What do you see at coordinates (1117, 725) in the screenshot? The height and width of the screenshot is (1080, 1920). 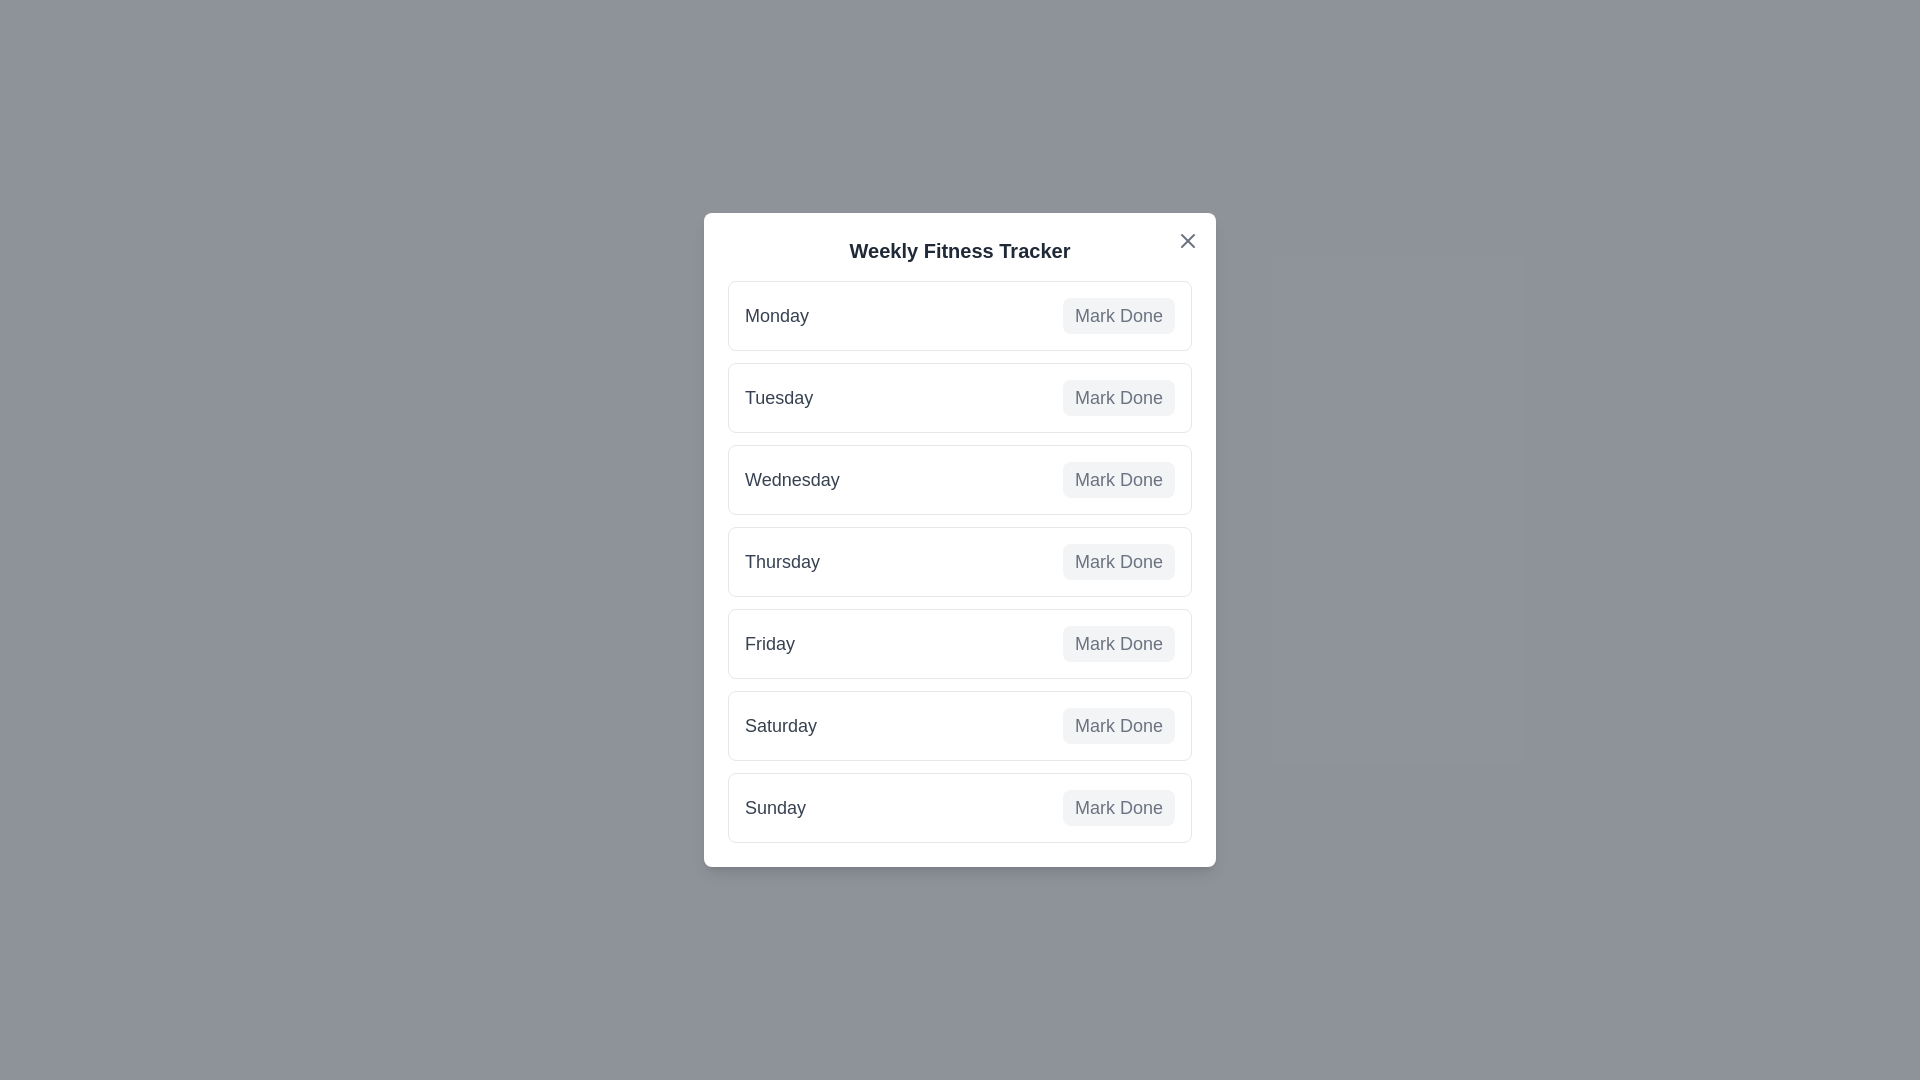 I see `'Mark Done' button for Saturday` at bounding box center [1117, 725].